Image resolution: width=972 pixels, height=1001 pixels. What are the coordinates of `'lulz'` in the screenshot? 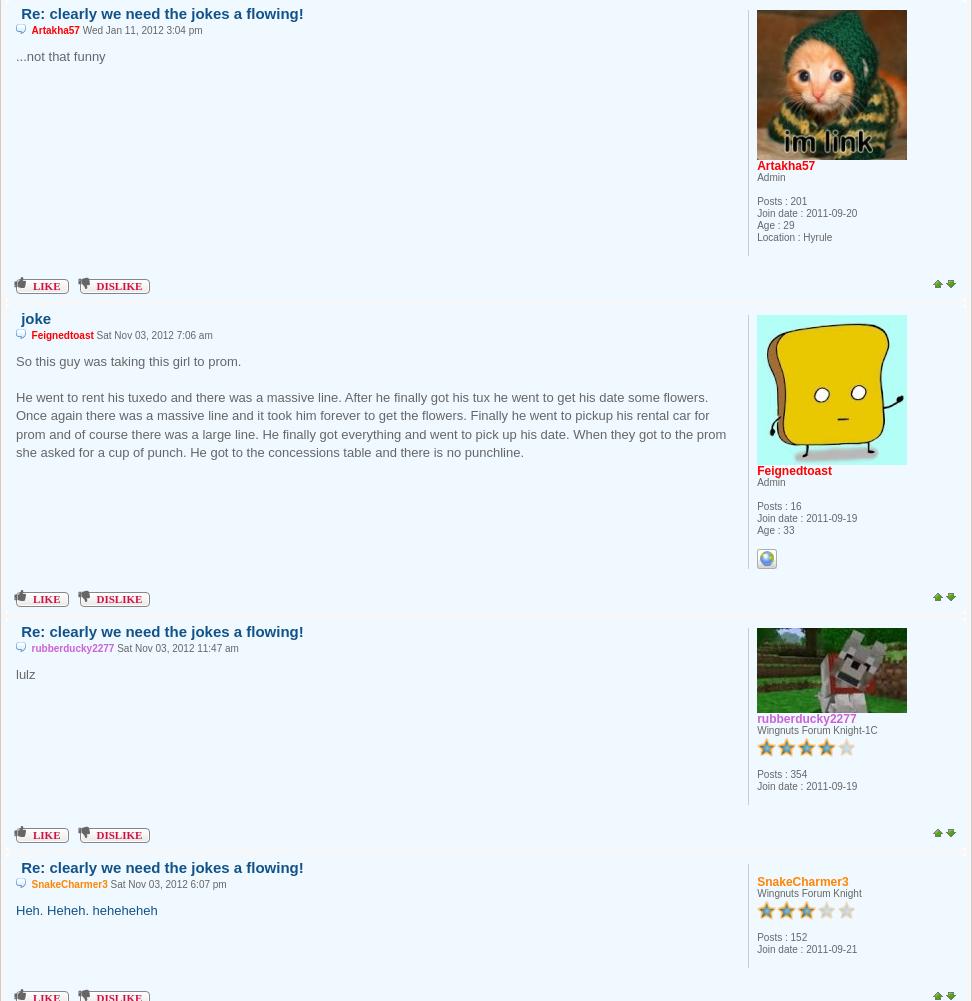 It's located at (25, 672).